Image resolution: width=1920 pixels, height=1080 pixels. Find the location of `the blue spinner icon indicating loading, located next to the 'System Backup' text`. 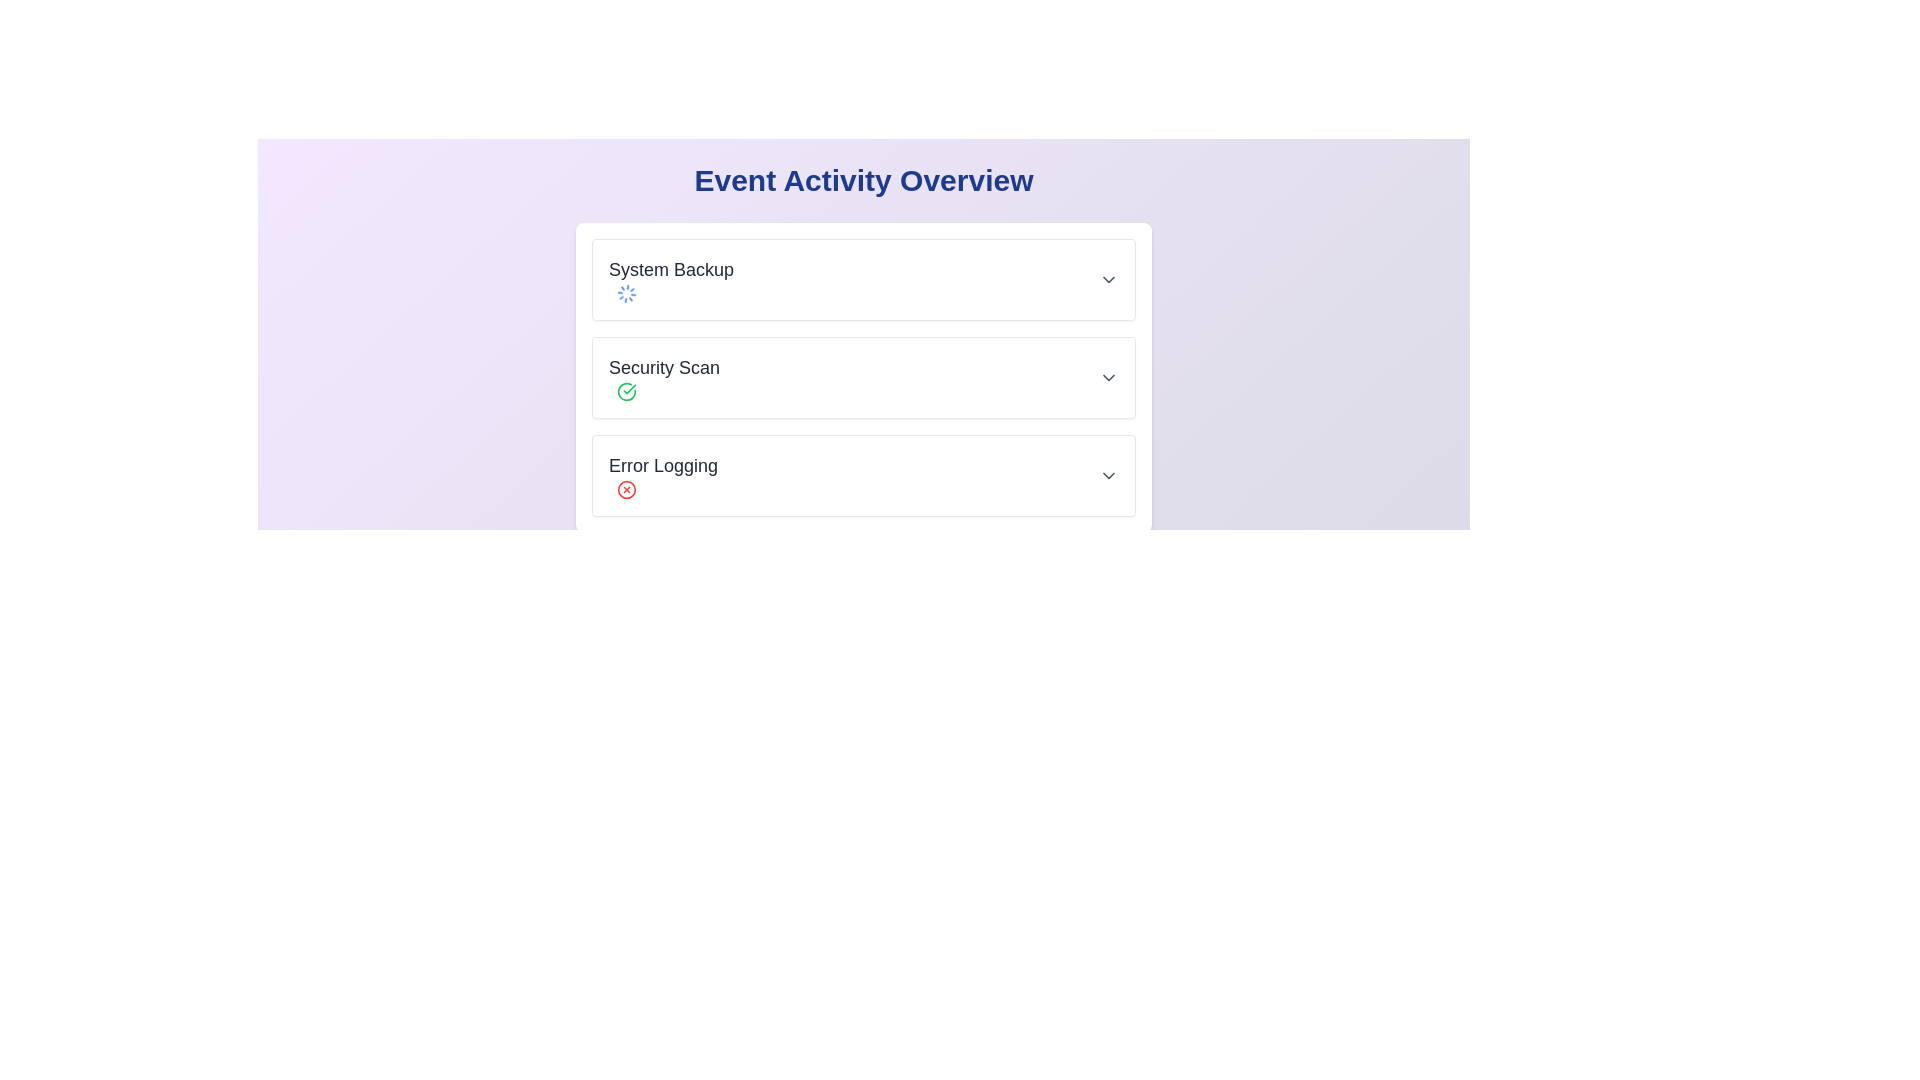

the blue spinner icon indicating loading, located next to the 'System Backup' text is located at coordinates (626, 293).